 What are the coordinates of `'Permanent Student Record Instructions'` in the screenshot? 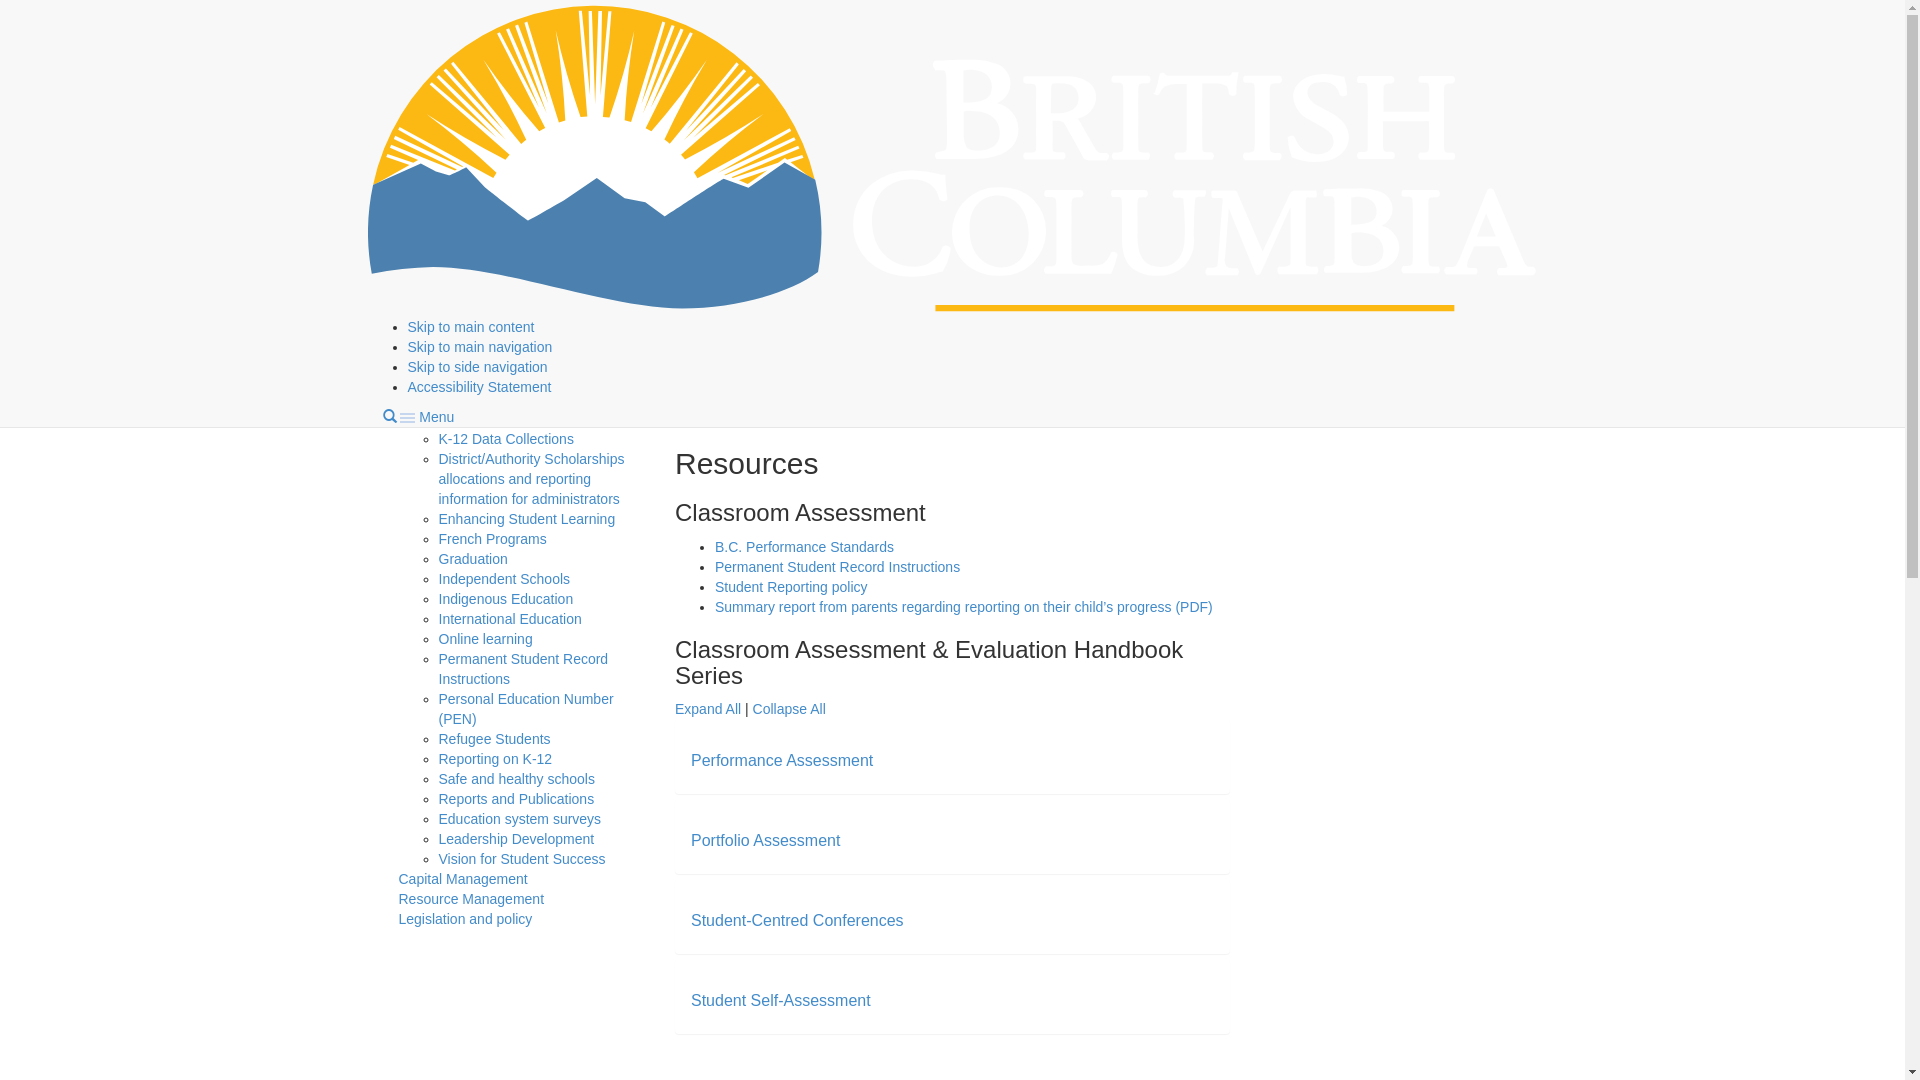 It's located at (523, 668).